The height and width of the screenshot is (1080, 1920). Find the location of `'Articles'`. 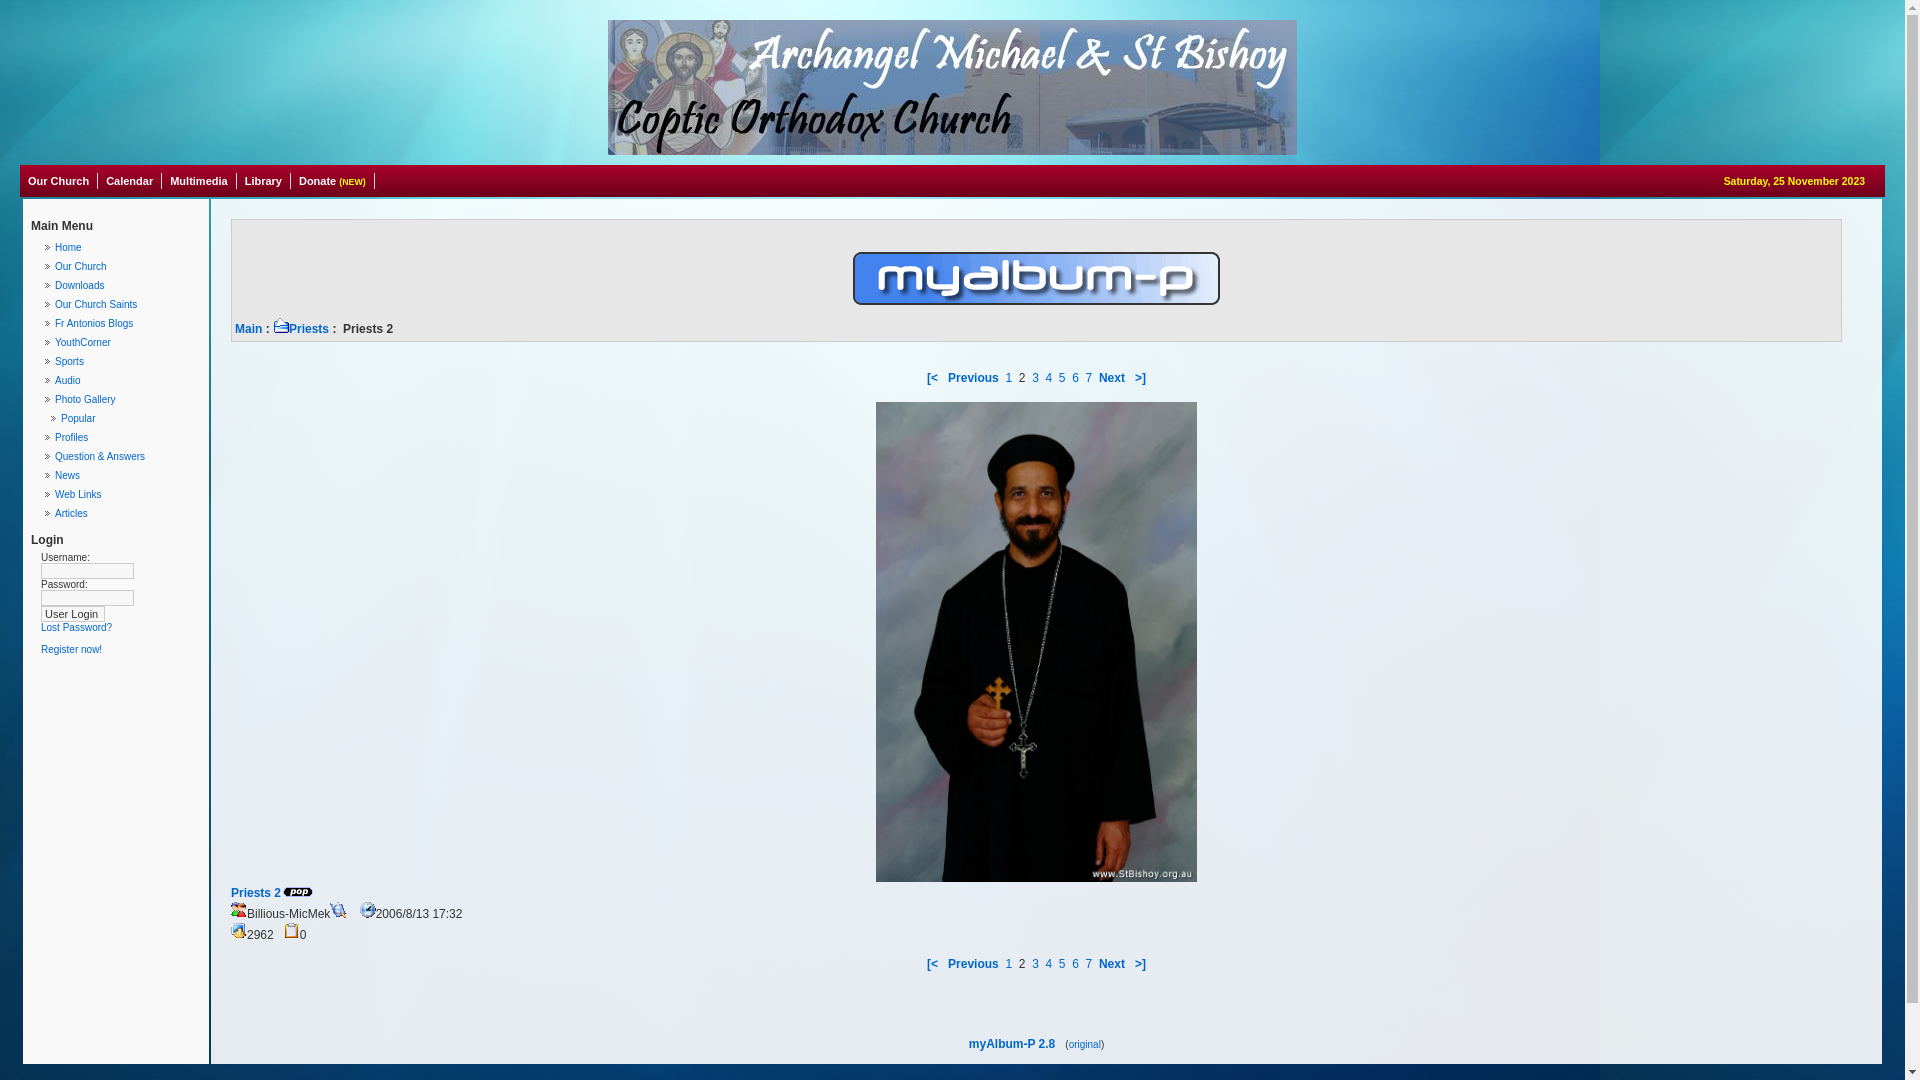

'Articles' is located at coordinates (119, 512).